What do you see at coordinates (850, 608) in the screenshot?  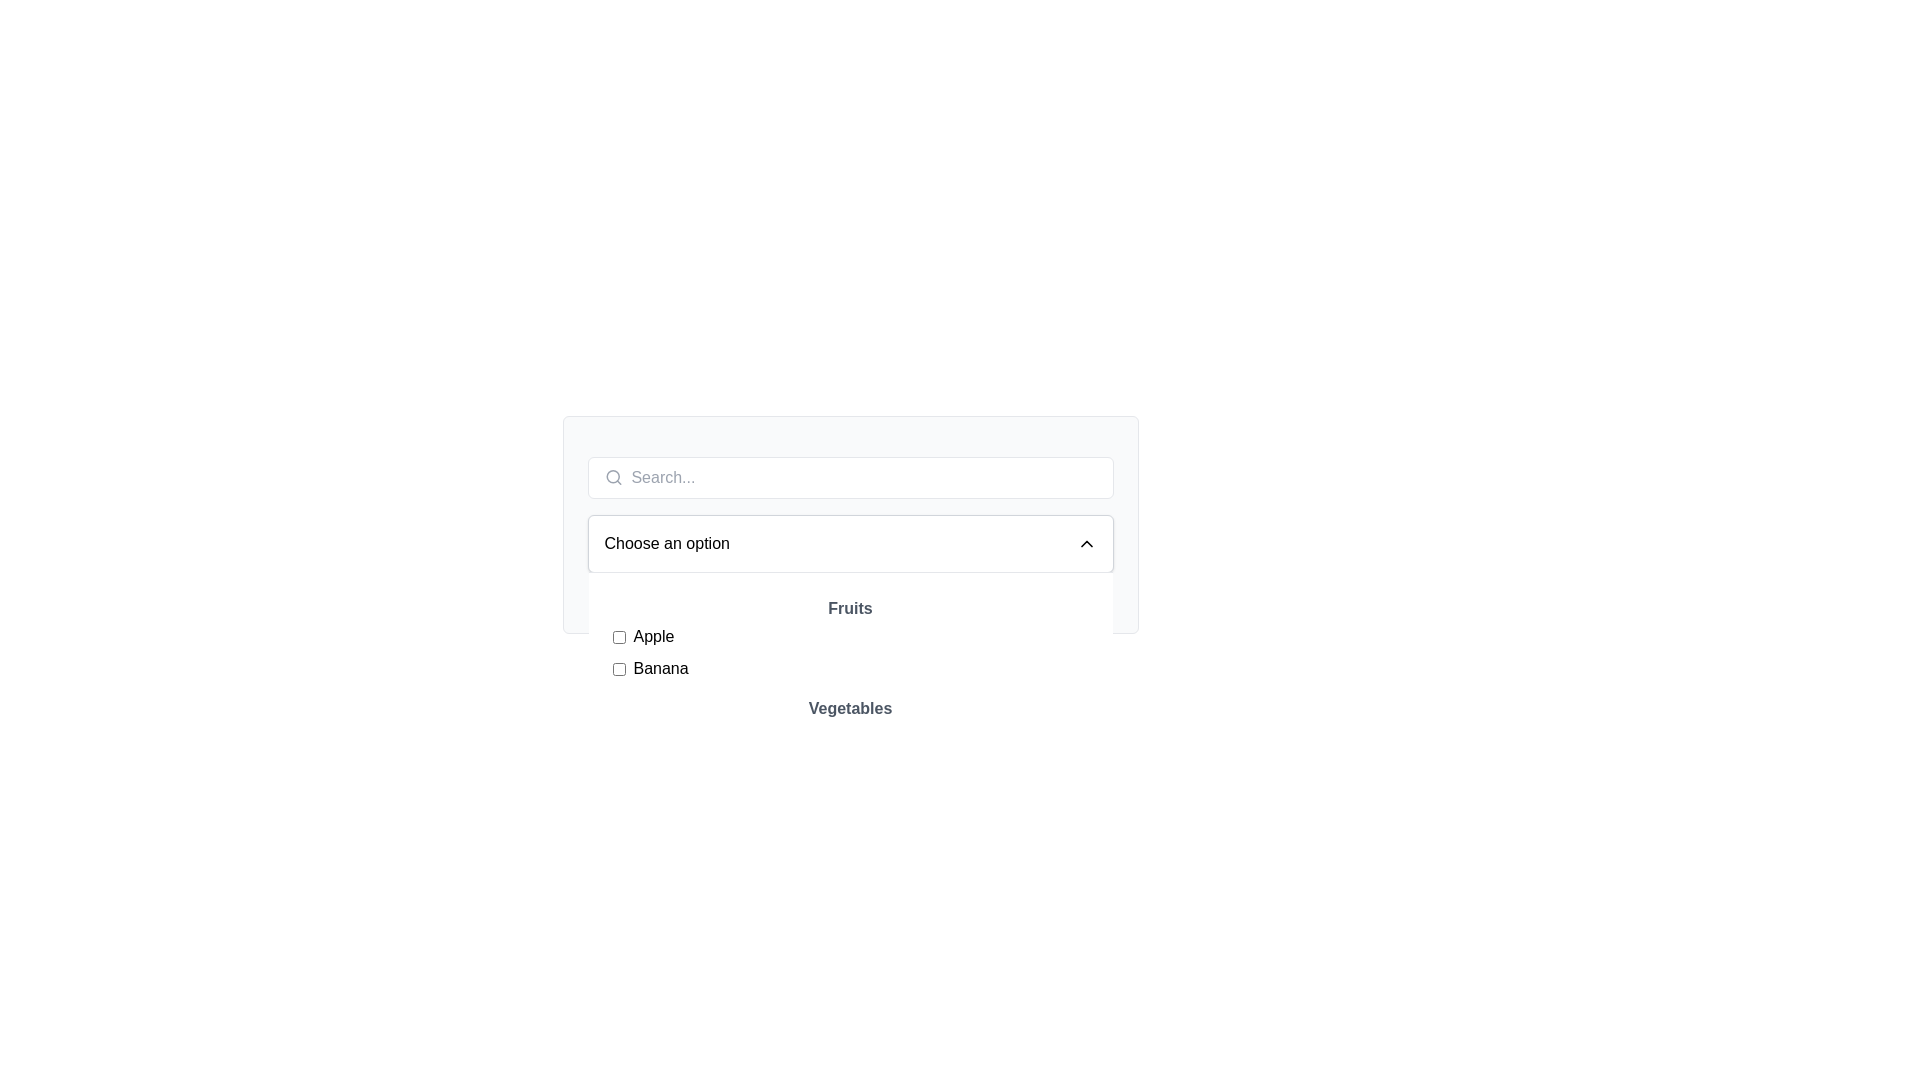 I see `the static text label 'Fruits' which is styled in bold gray font and positioned as a header above a list of items` at bounding box center [850, 608].